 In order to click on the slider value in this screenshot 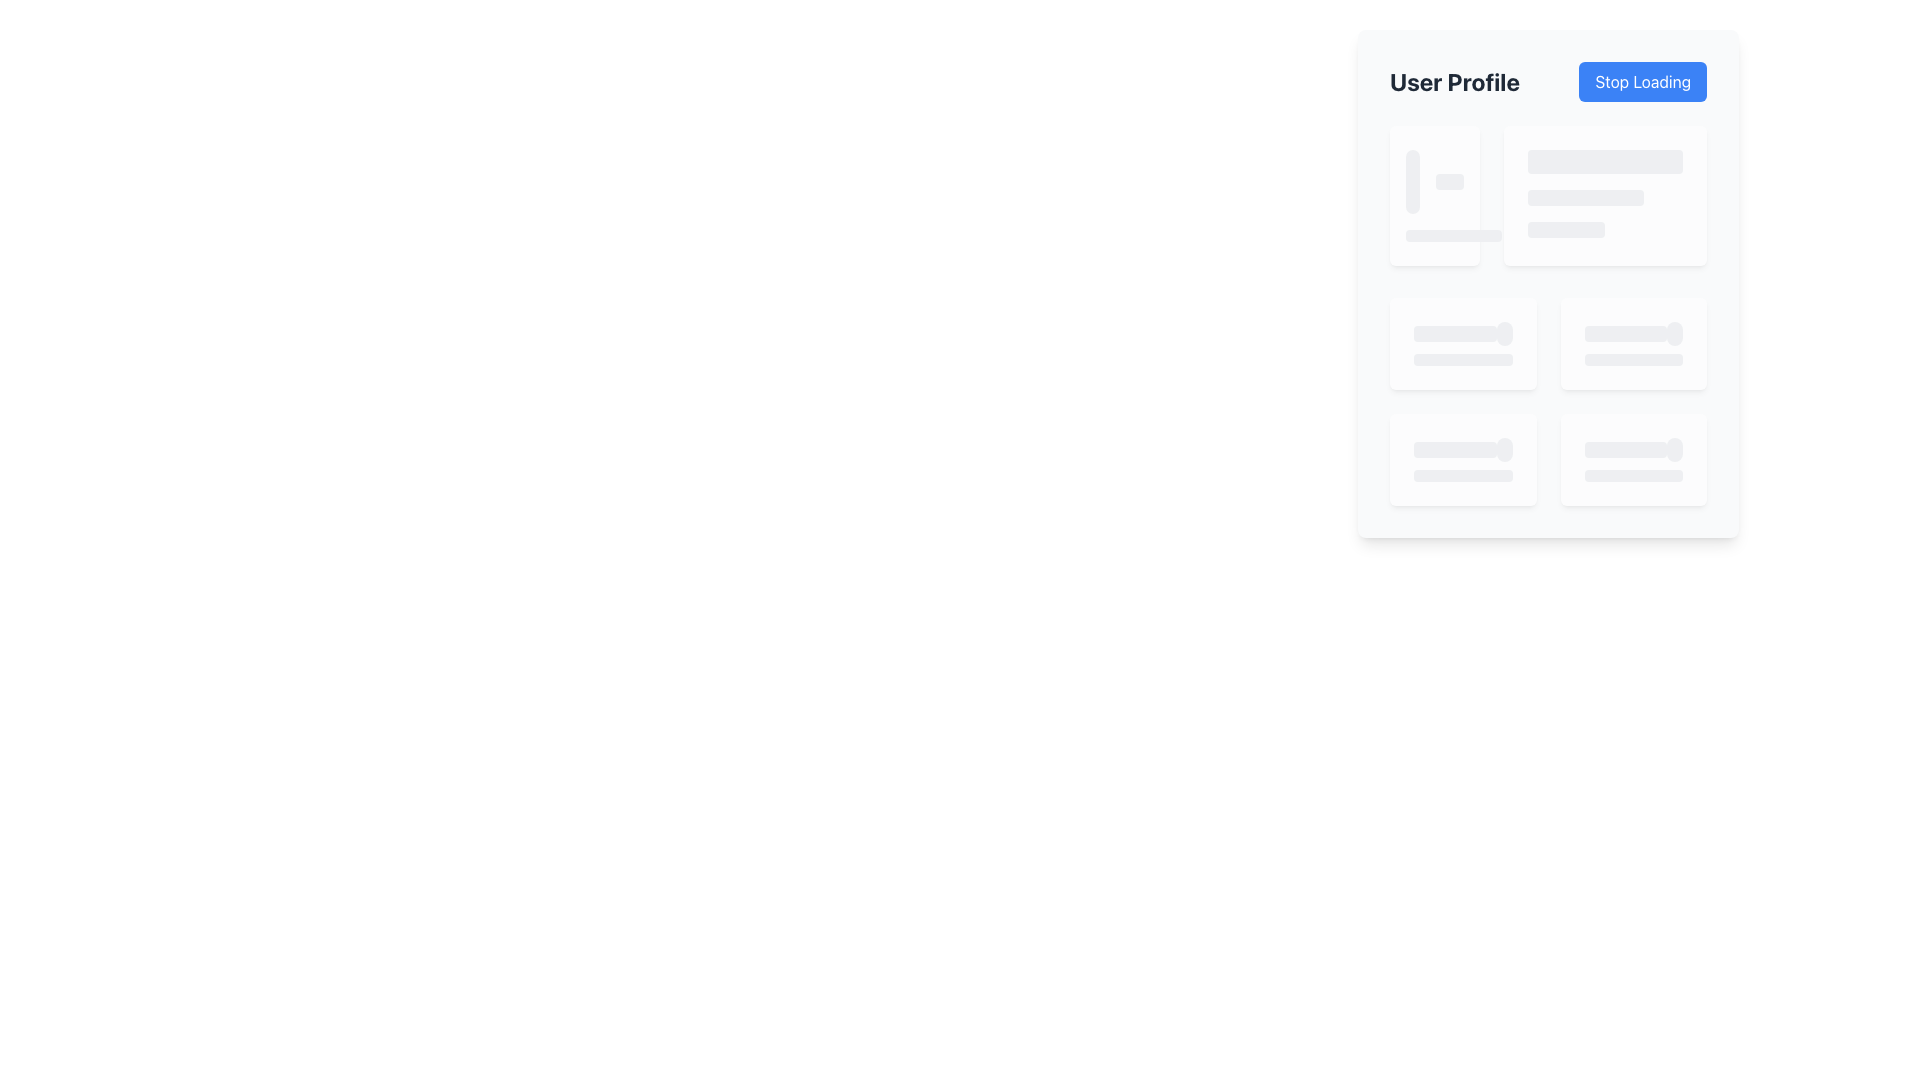, I will do `click(1457, 450)`.